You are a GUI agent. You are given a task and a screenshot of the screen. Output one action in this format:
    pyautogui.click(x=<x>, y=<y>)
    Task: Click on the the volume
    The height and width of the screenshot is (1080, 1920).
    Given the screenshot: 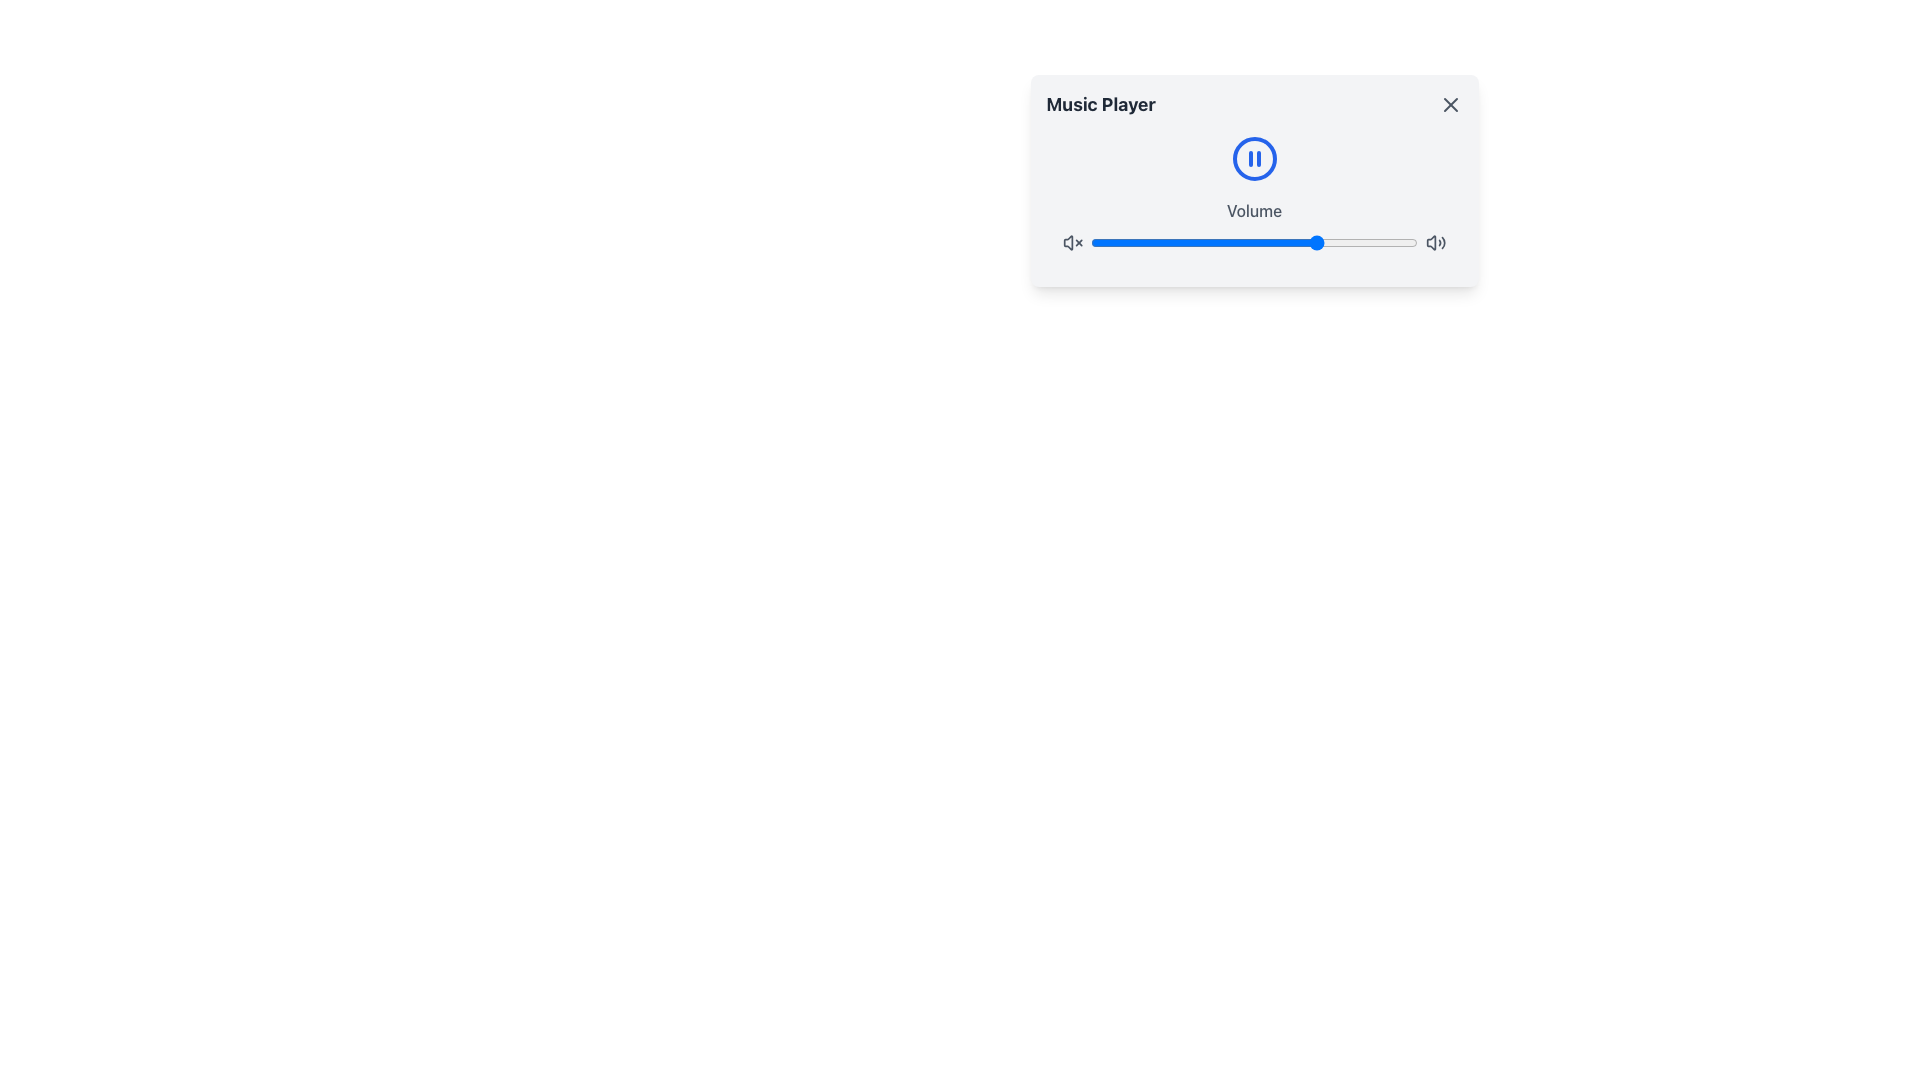 What is the action you would take?
    pyautogui.click(x=1182, y=242)
    